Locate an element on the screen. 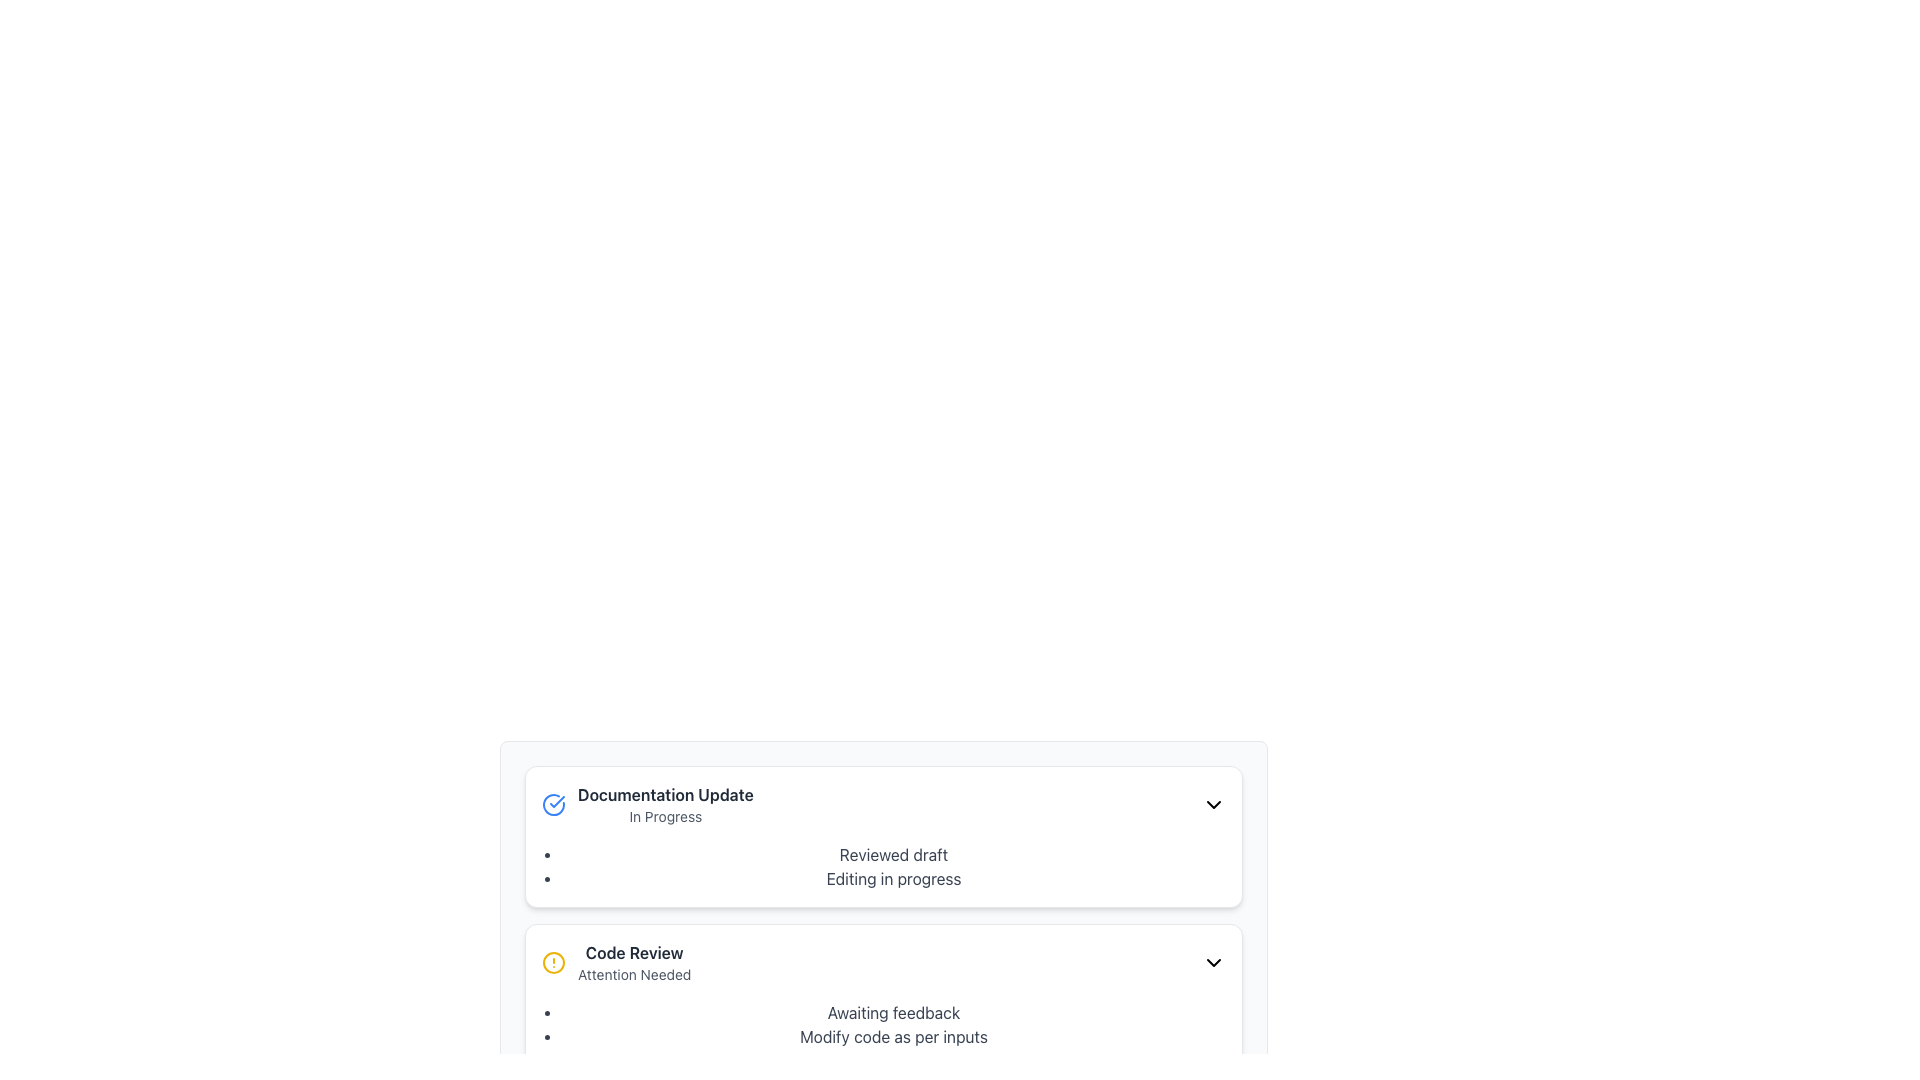 The image size is (1920, 1080). the chevron-down icon located in the top-right corner of the 'Documentation Update' card is located at coordinates (1213, 804).